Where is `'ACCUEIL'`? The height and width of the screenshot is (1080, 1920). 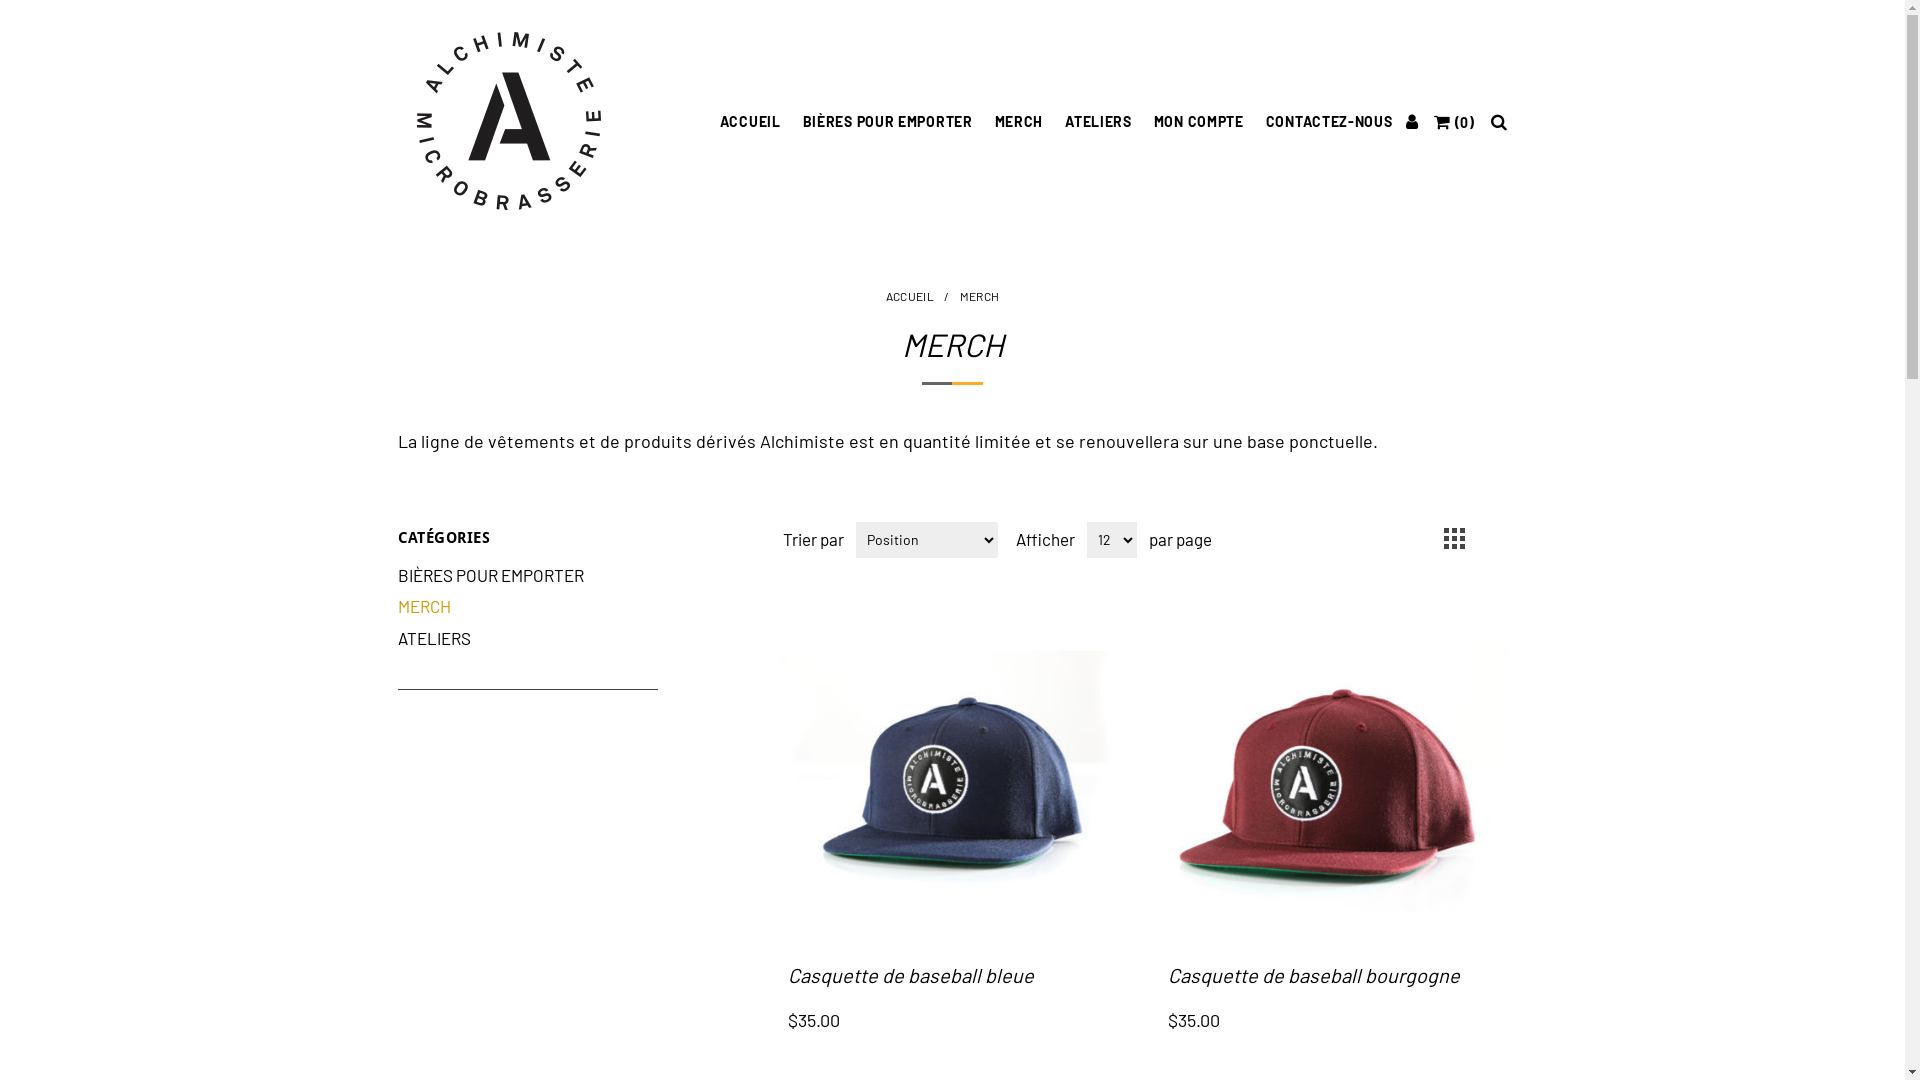 'ACCUEIL' is located at coordinates (749, 122).